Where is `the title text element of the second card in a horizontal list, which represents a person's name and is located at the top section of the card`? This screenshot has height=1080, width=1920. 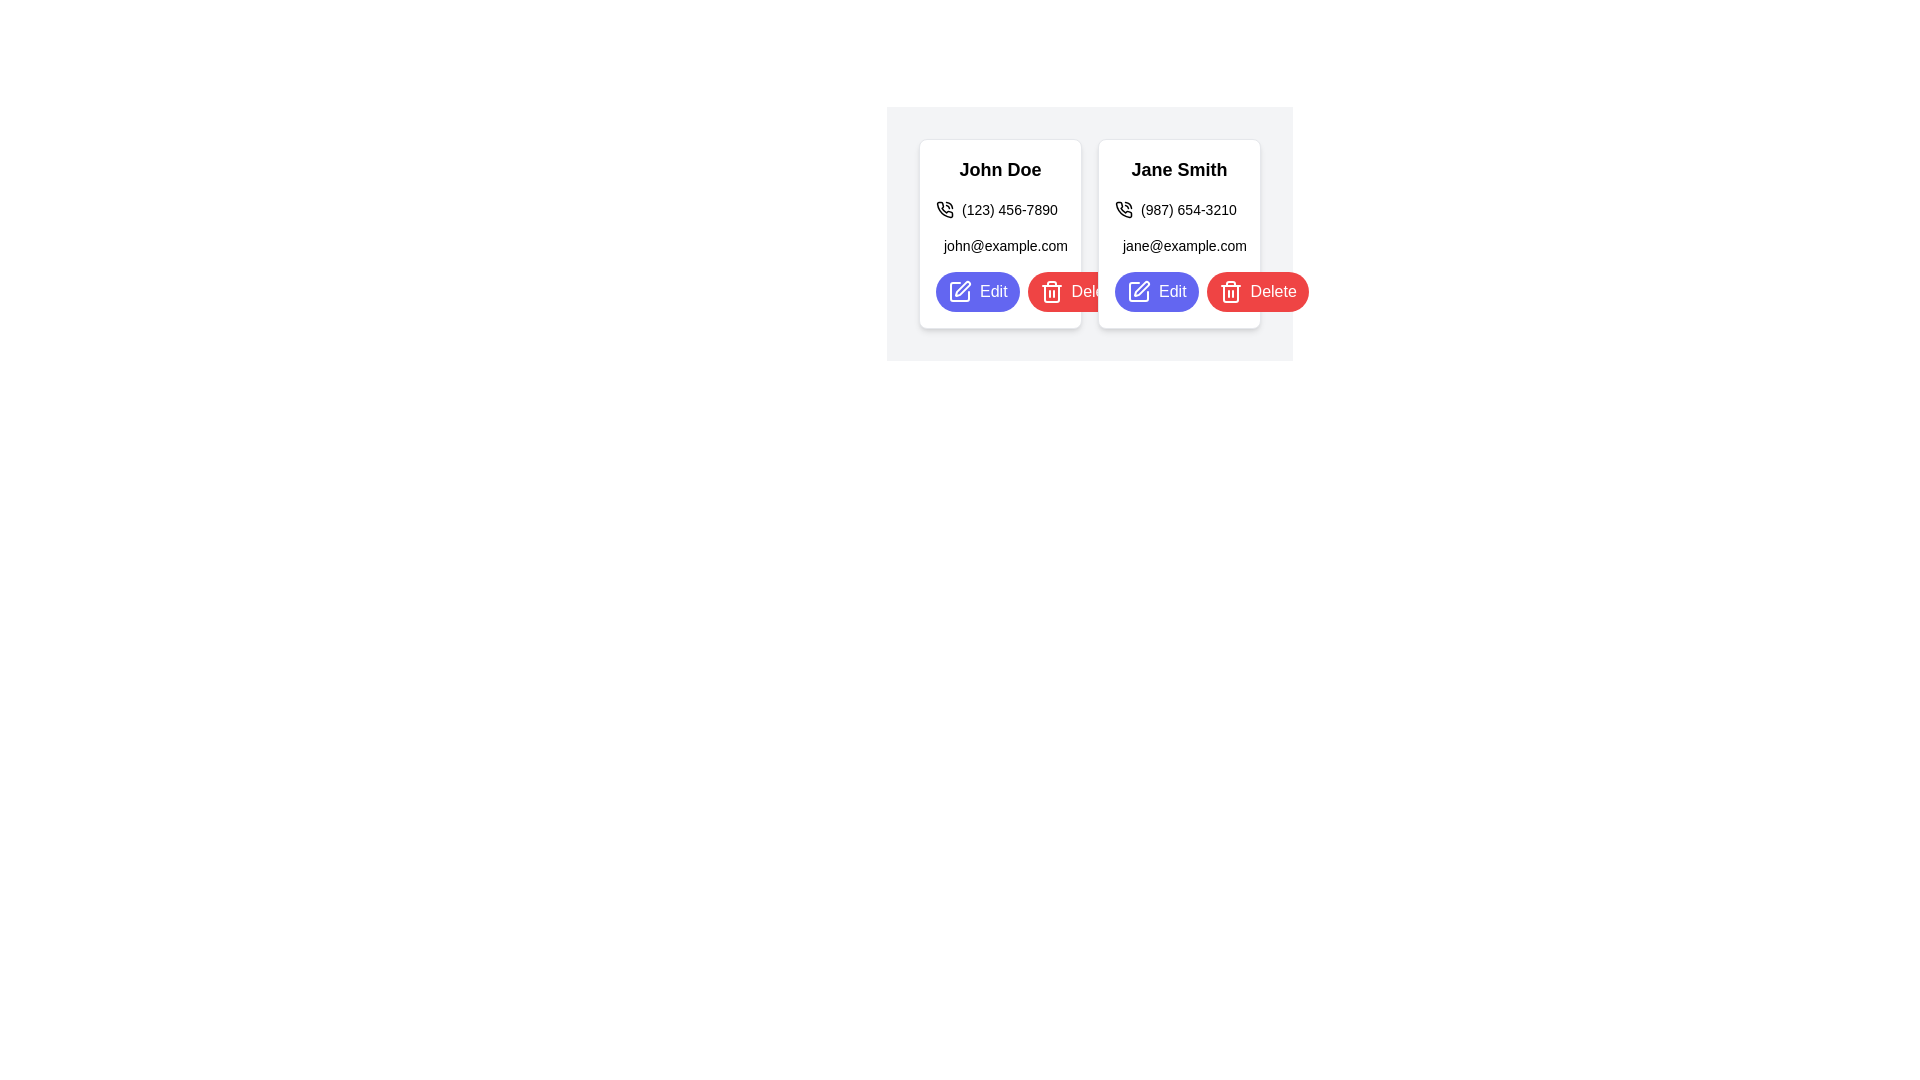
the title text element of the second card in a horizontal list, which represents a person's name and is located at the top section of the card is located at coordinates (1179, 168).